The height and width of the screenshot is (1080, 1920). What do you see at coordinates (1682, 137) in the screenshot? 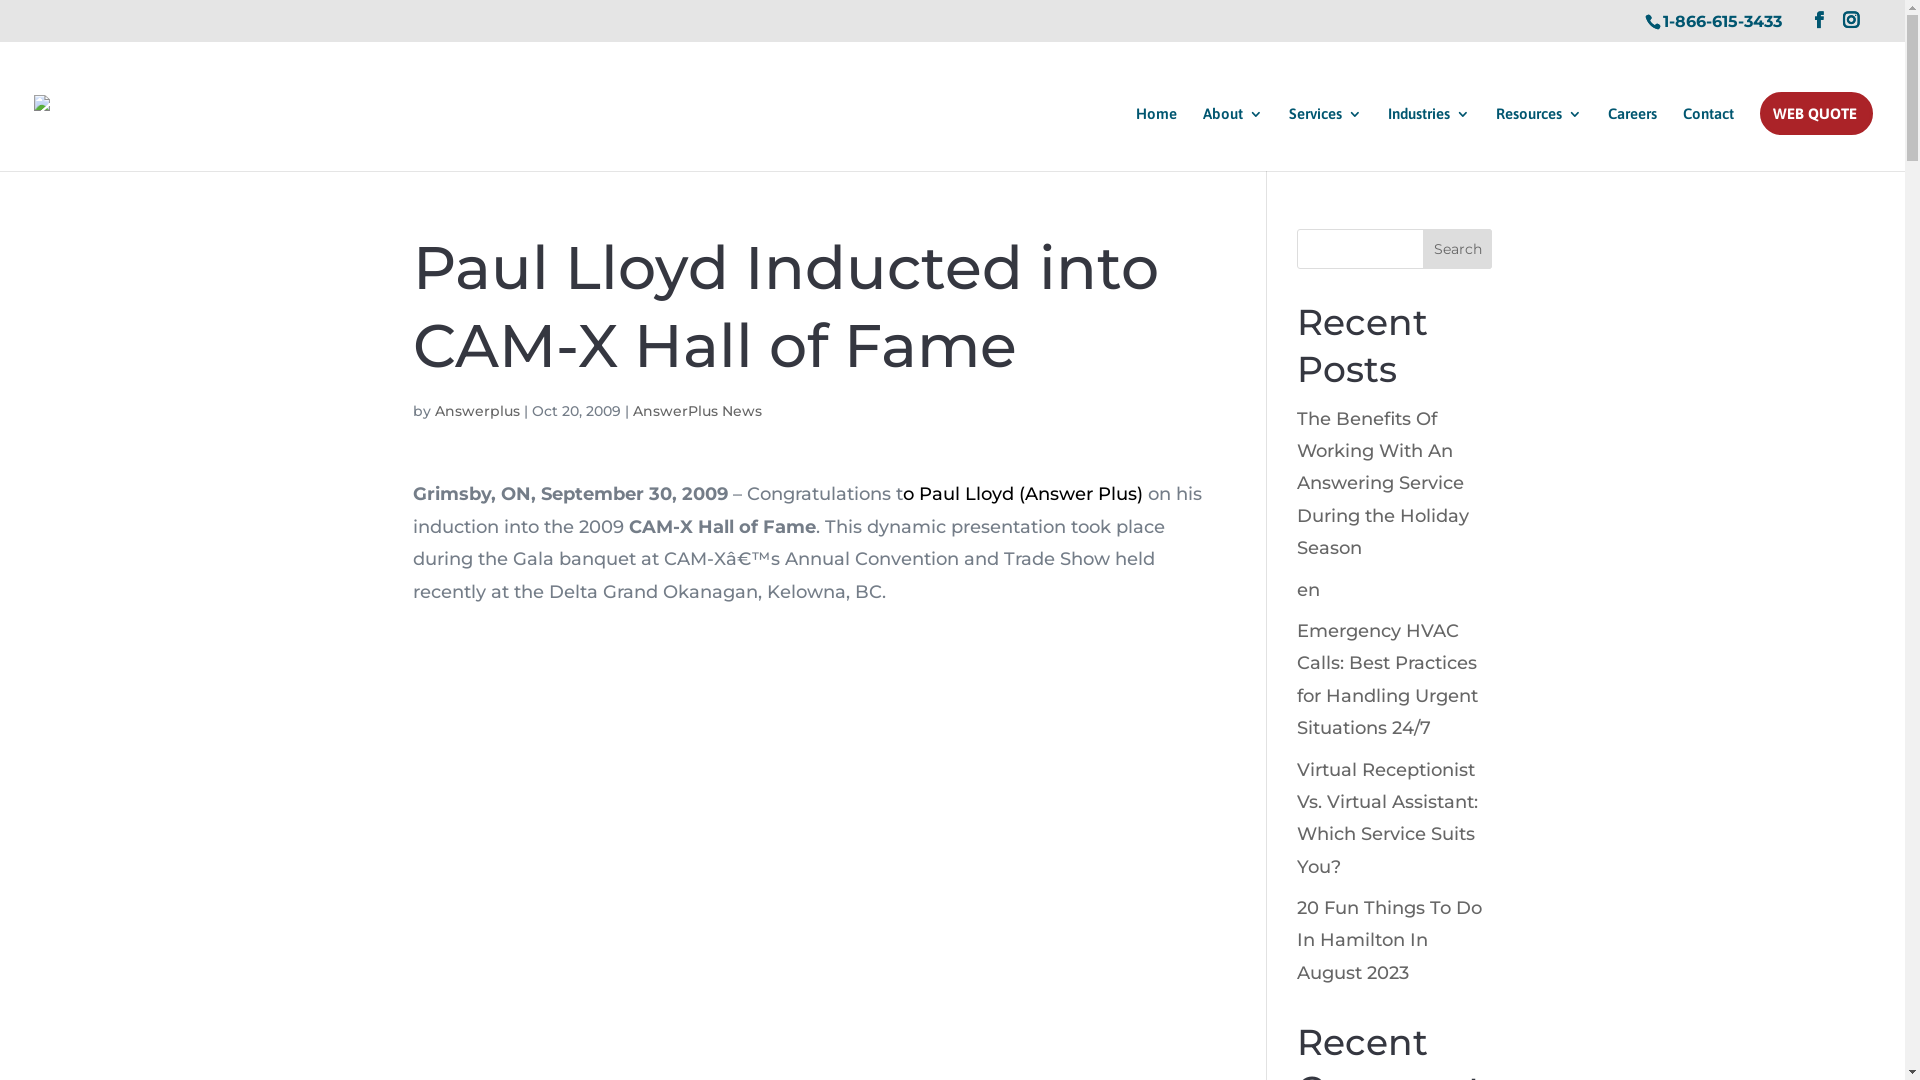
I see `'Contact'` at bounding box center [1682, 137].